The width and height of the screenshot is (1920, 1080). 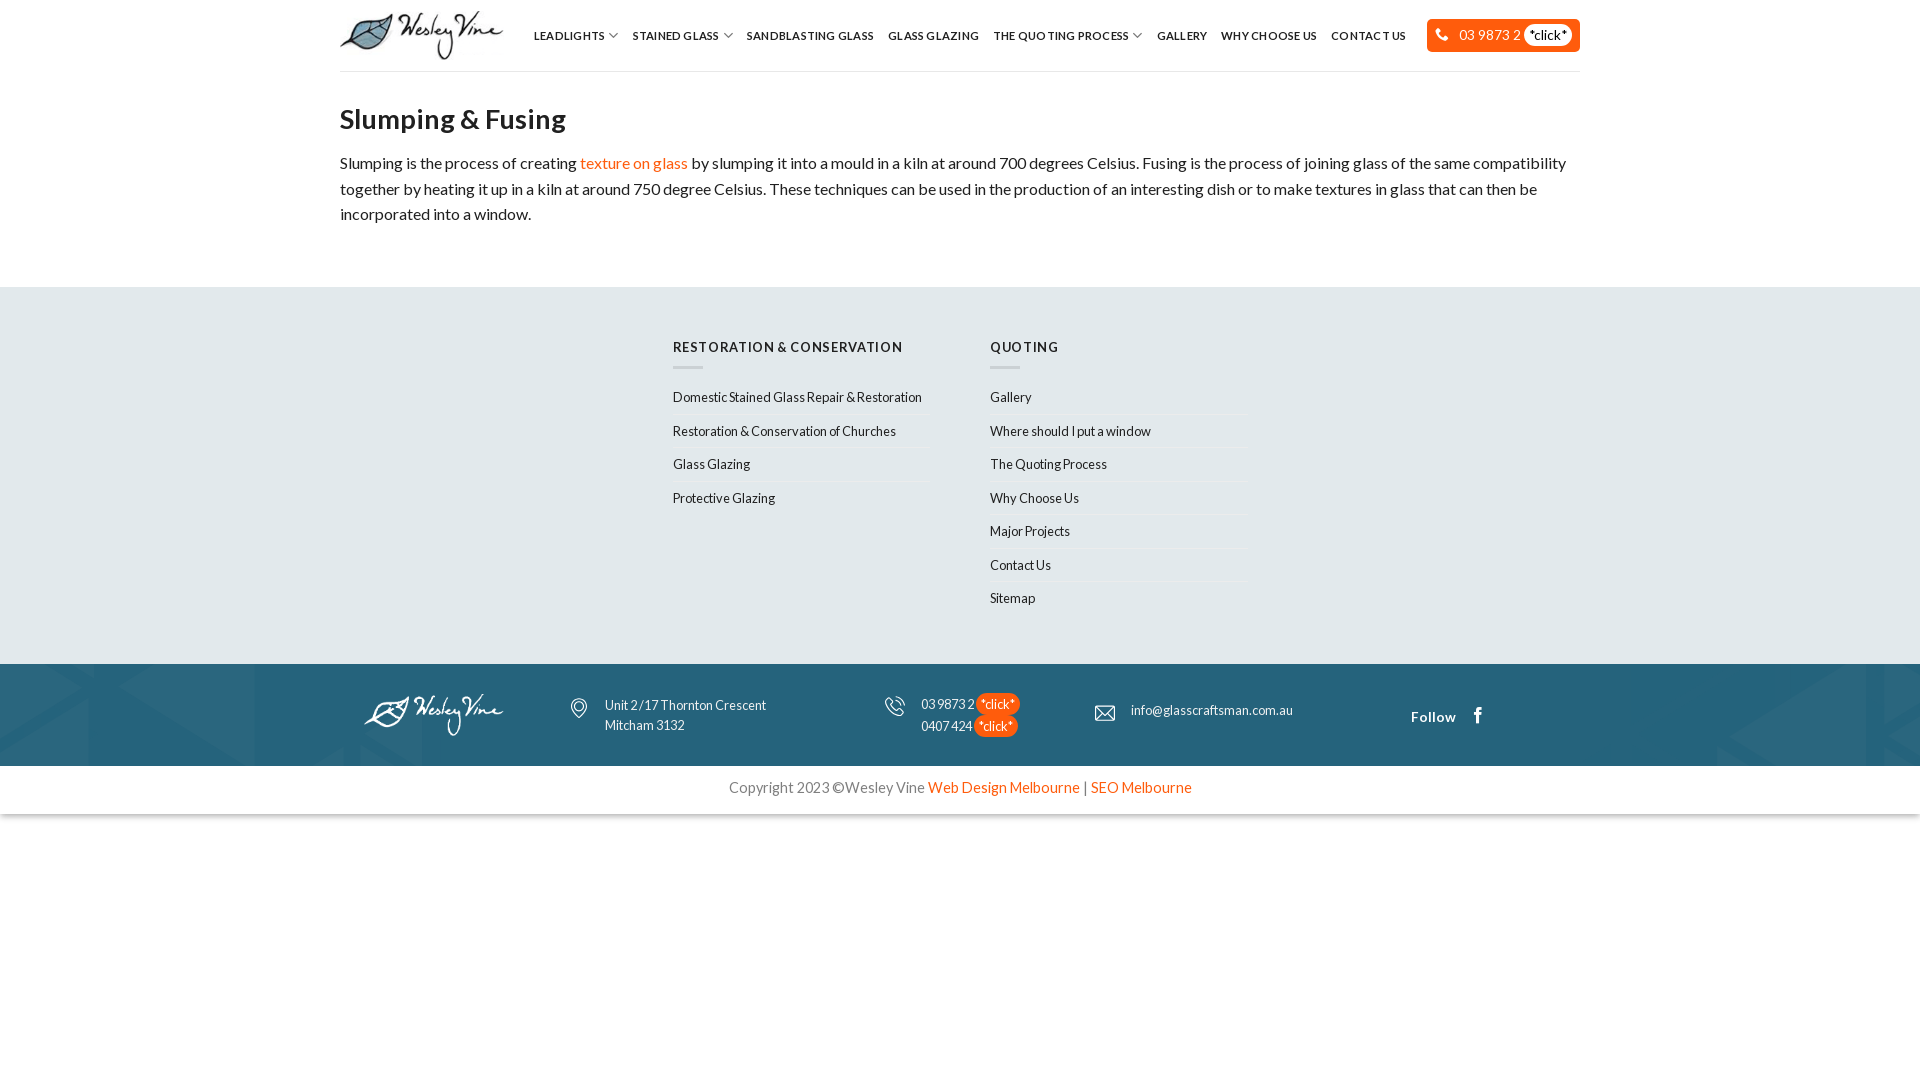 What do you see at coordinates (1003, 786) in the screenshot?
I see `'Web Design Melbourne'` at bounding box center [1003, 786].